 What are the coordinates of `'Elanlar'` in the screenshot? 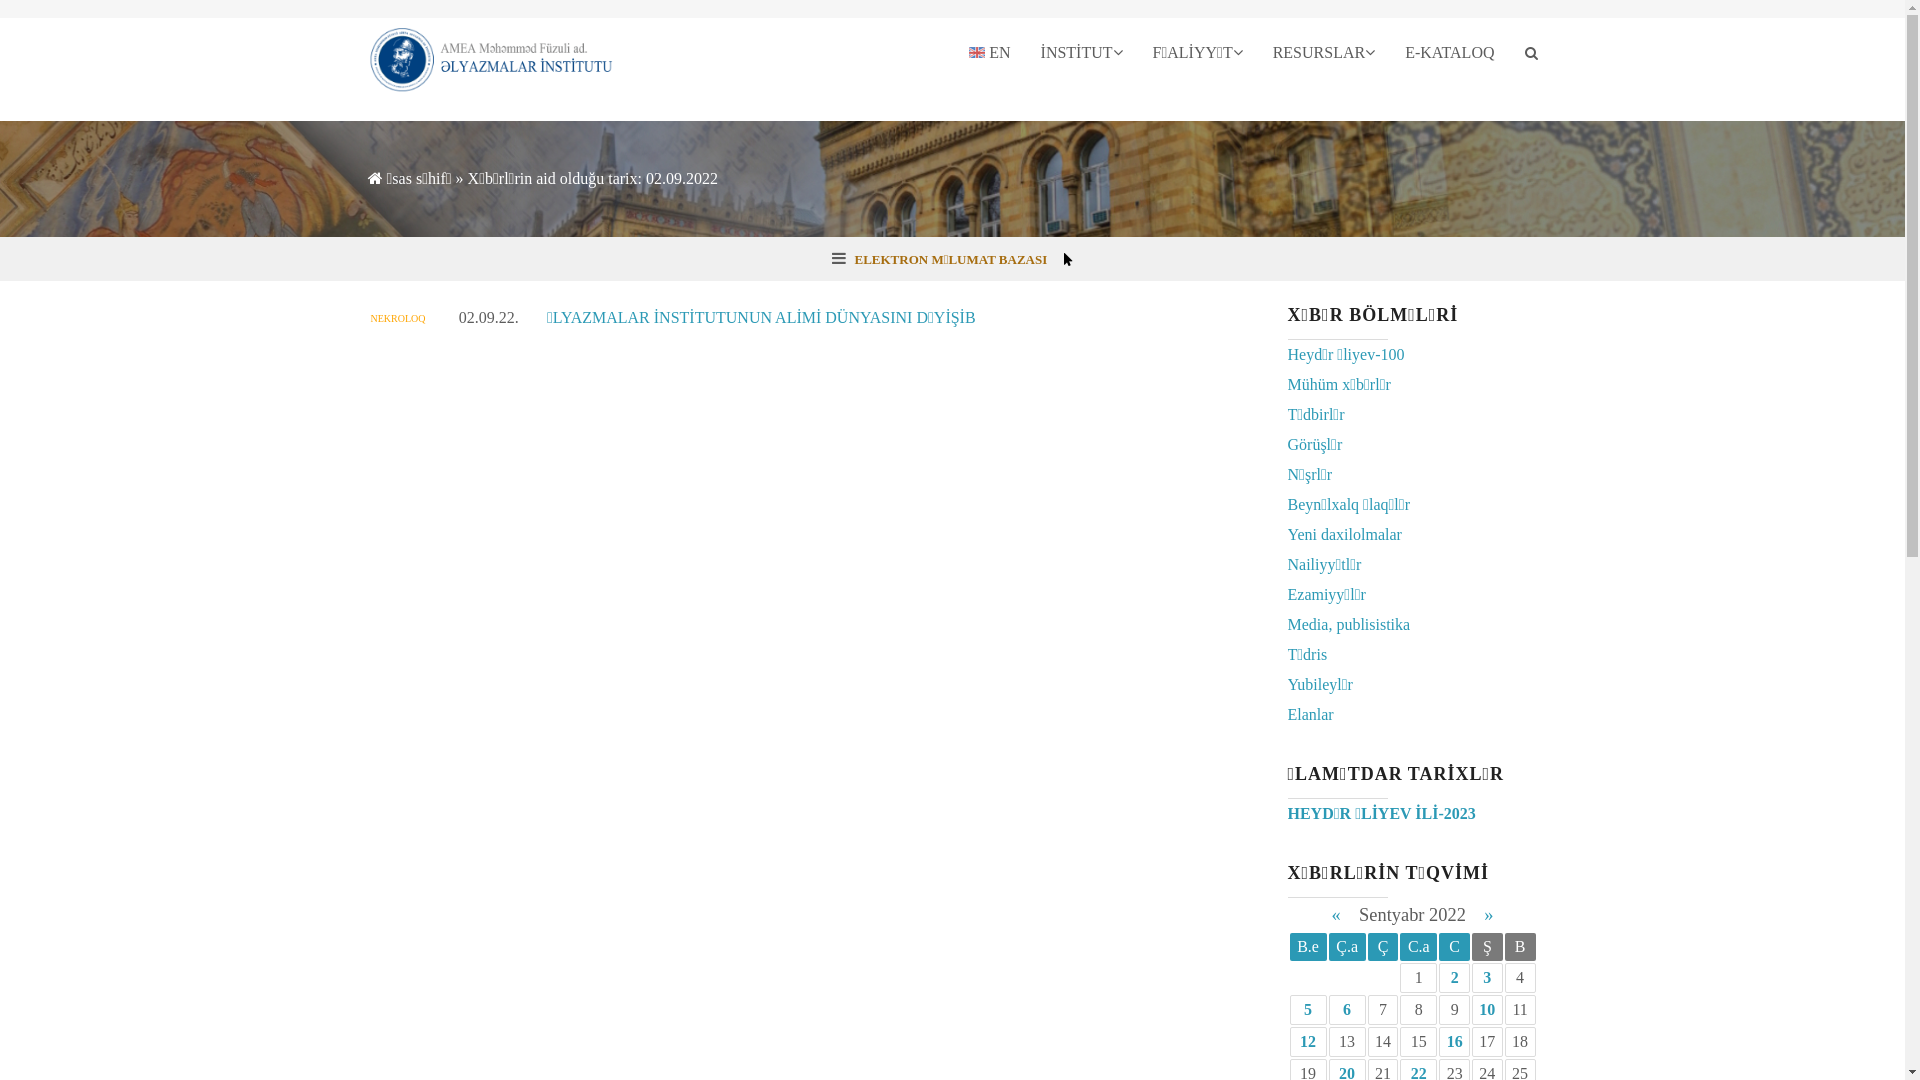 It's located at (1310, 713).